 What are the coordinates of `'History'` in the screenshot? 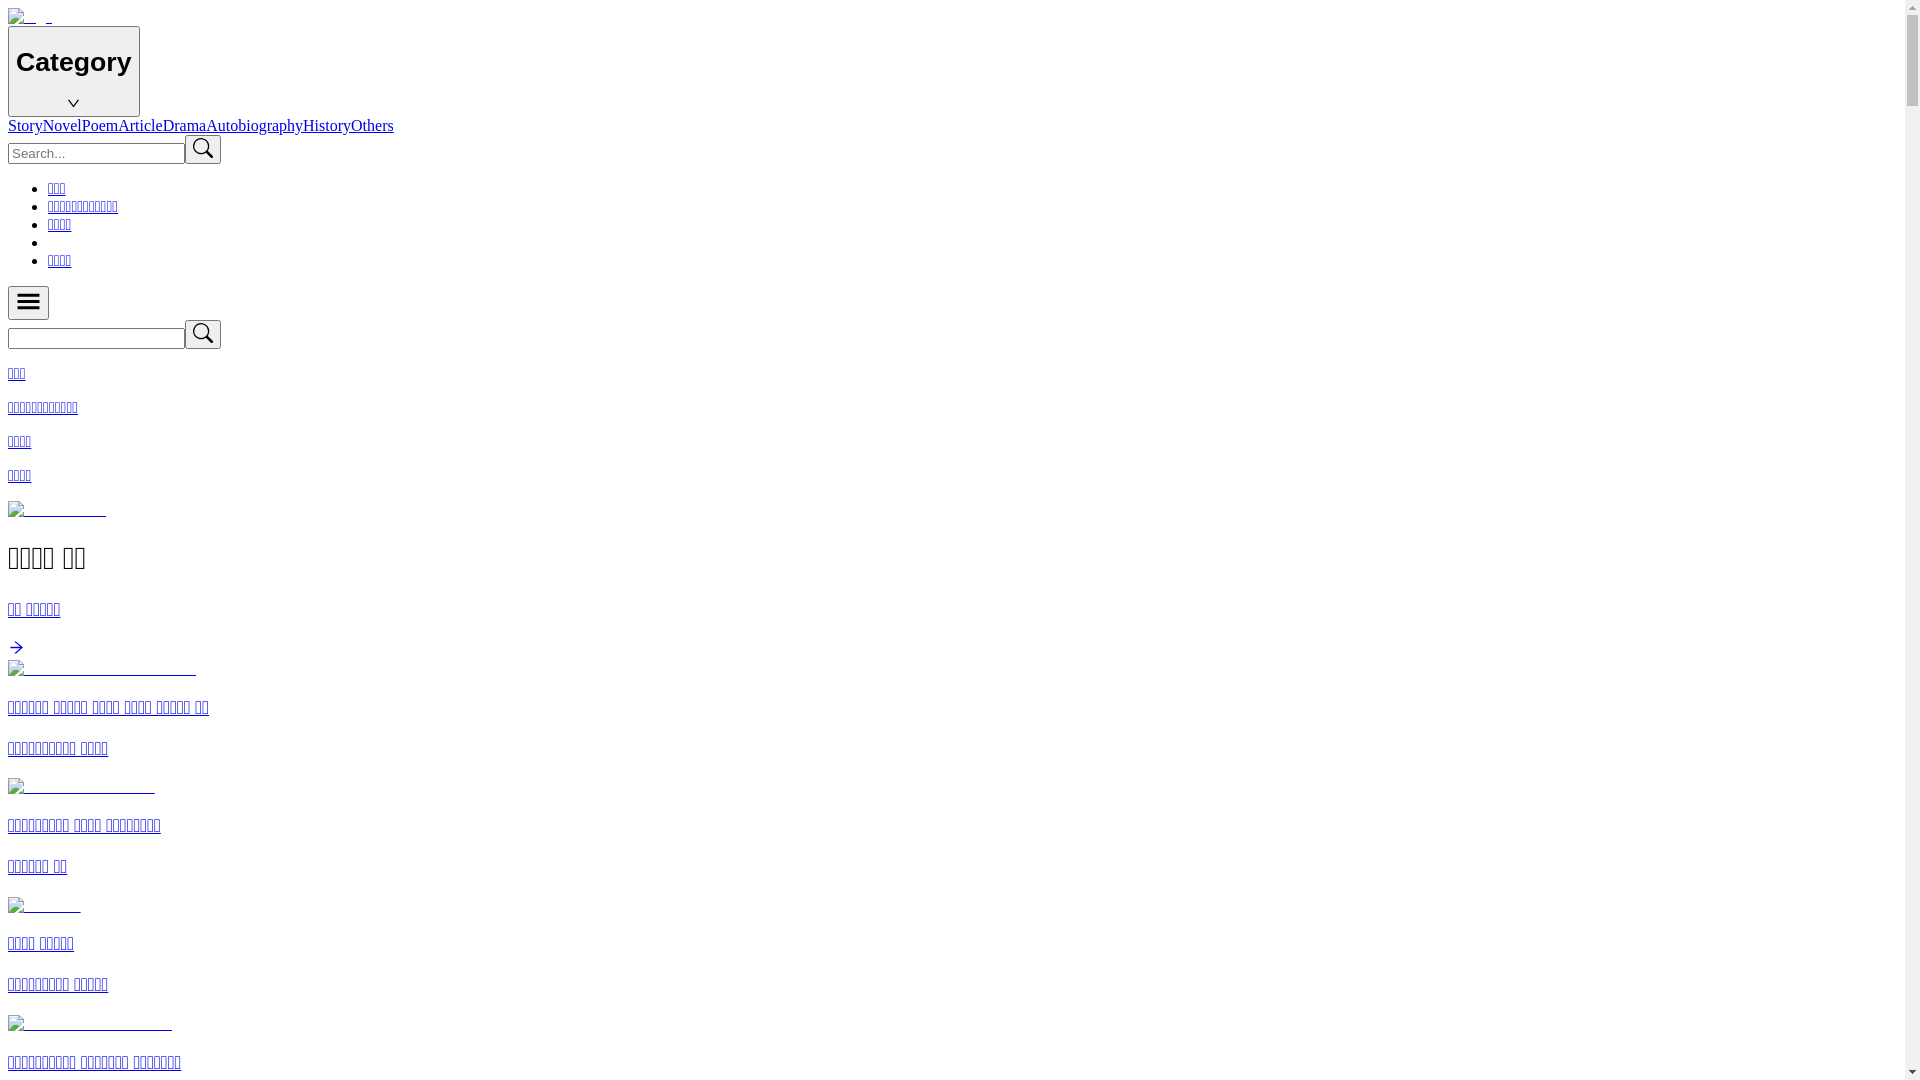 It's located at (301, 125).